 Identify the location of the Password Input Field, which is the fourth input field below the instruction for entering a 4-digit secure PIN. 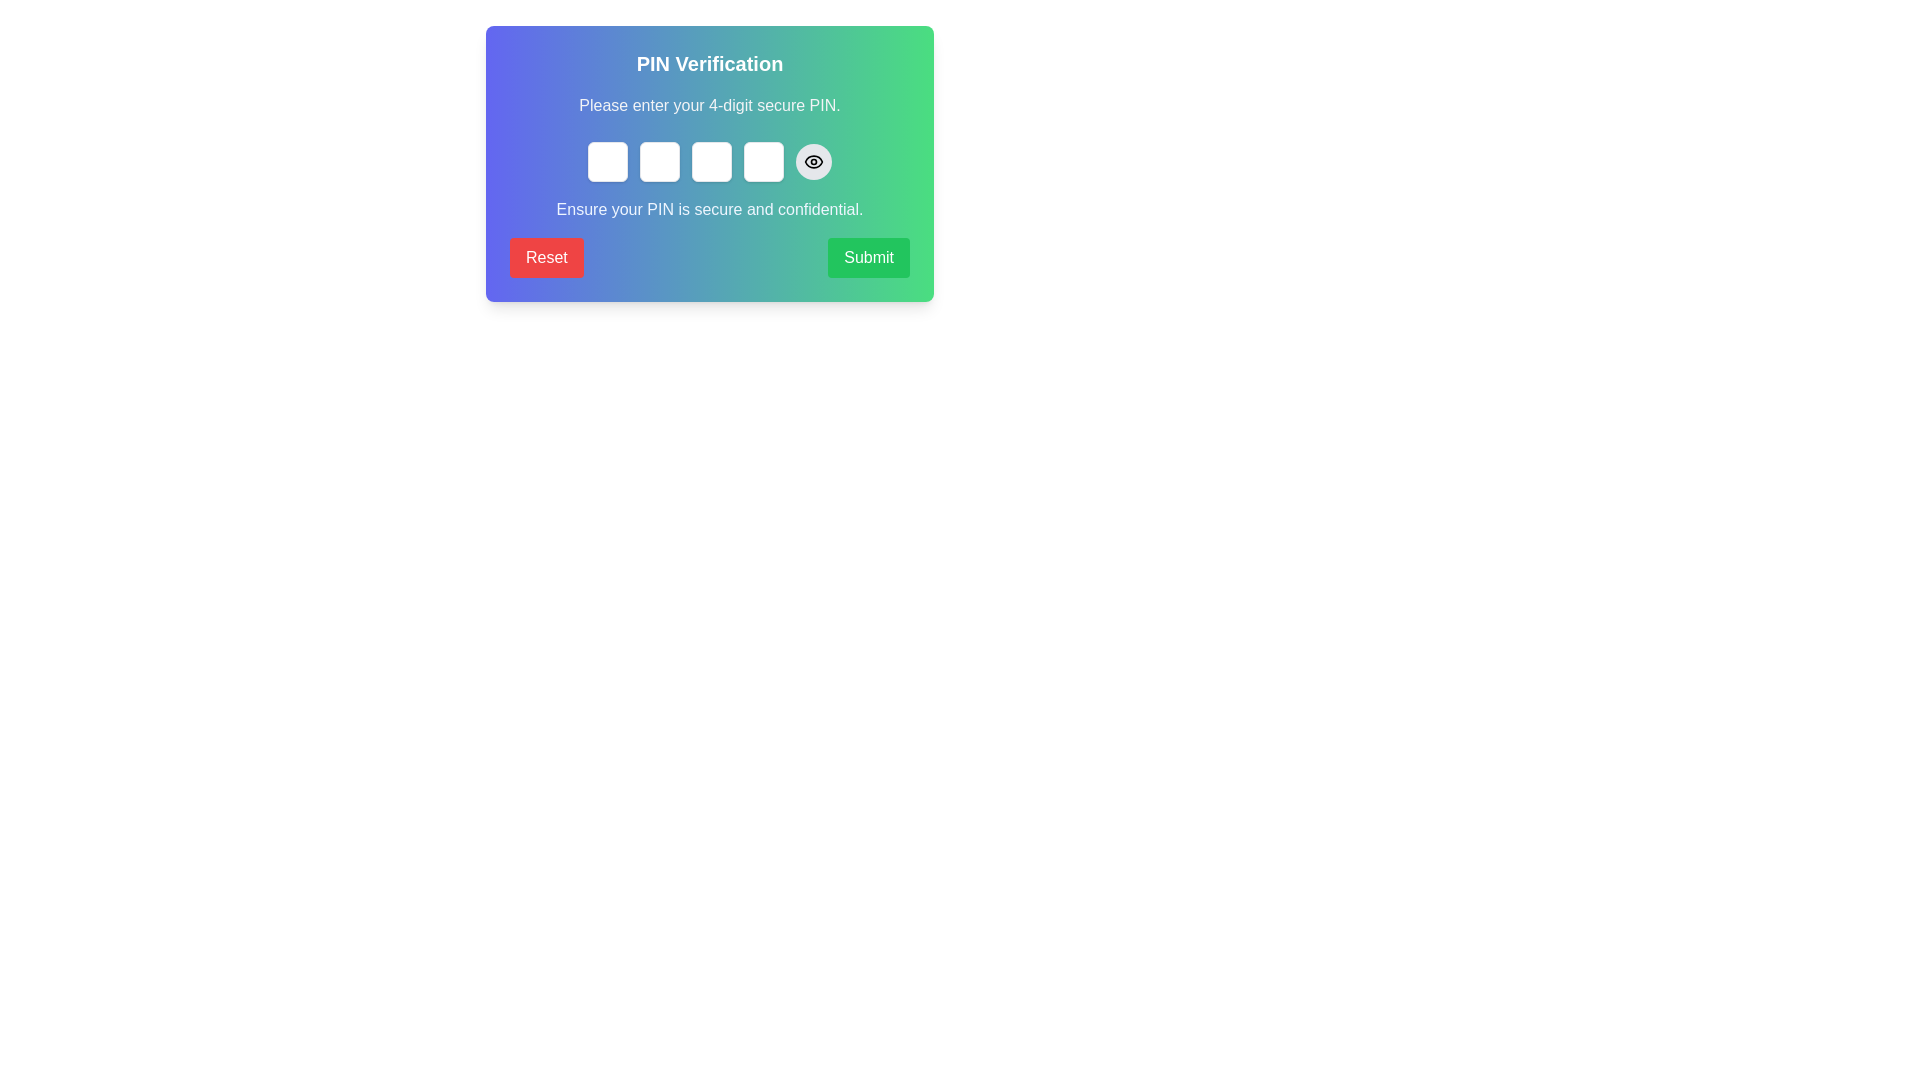
(762, 161).